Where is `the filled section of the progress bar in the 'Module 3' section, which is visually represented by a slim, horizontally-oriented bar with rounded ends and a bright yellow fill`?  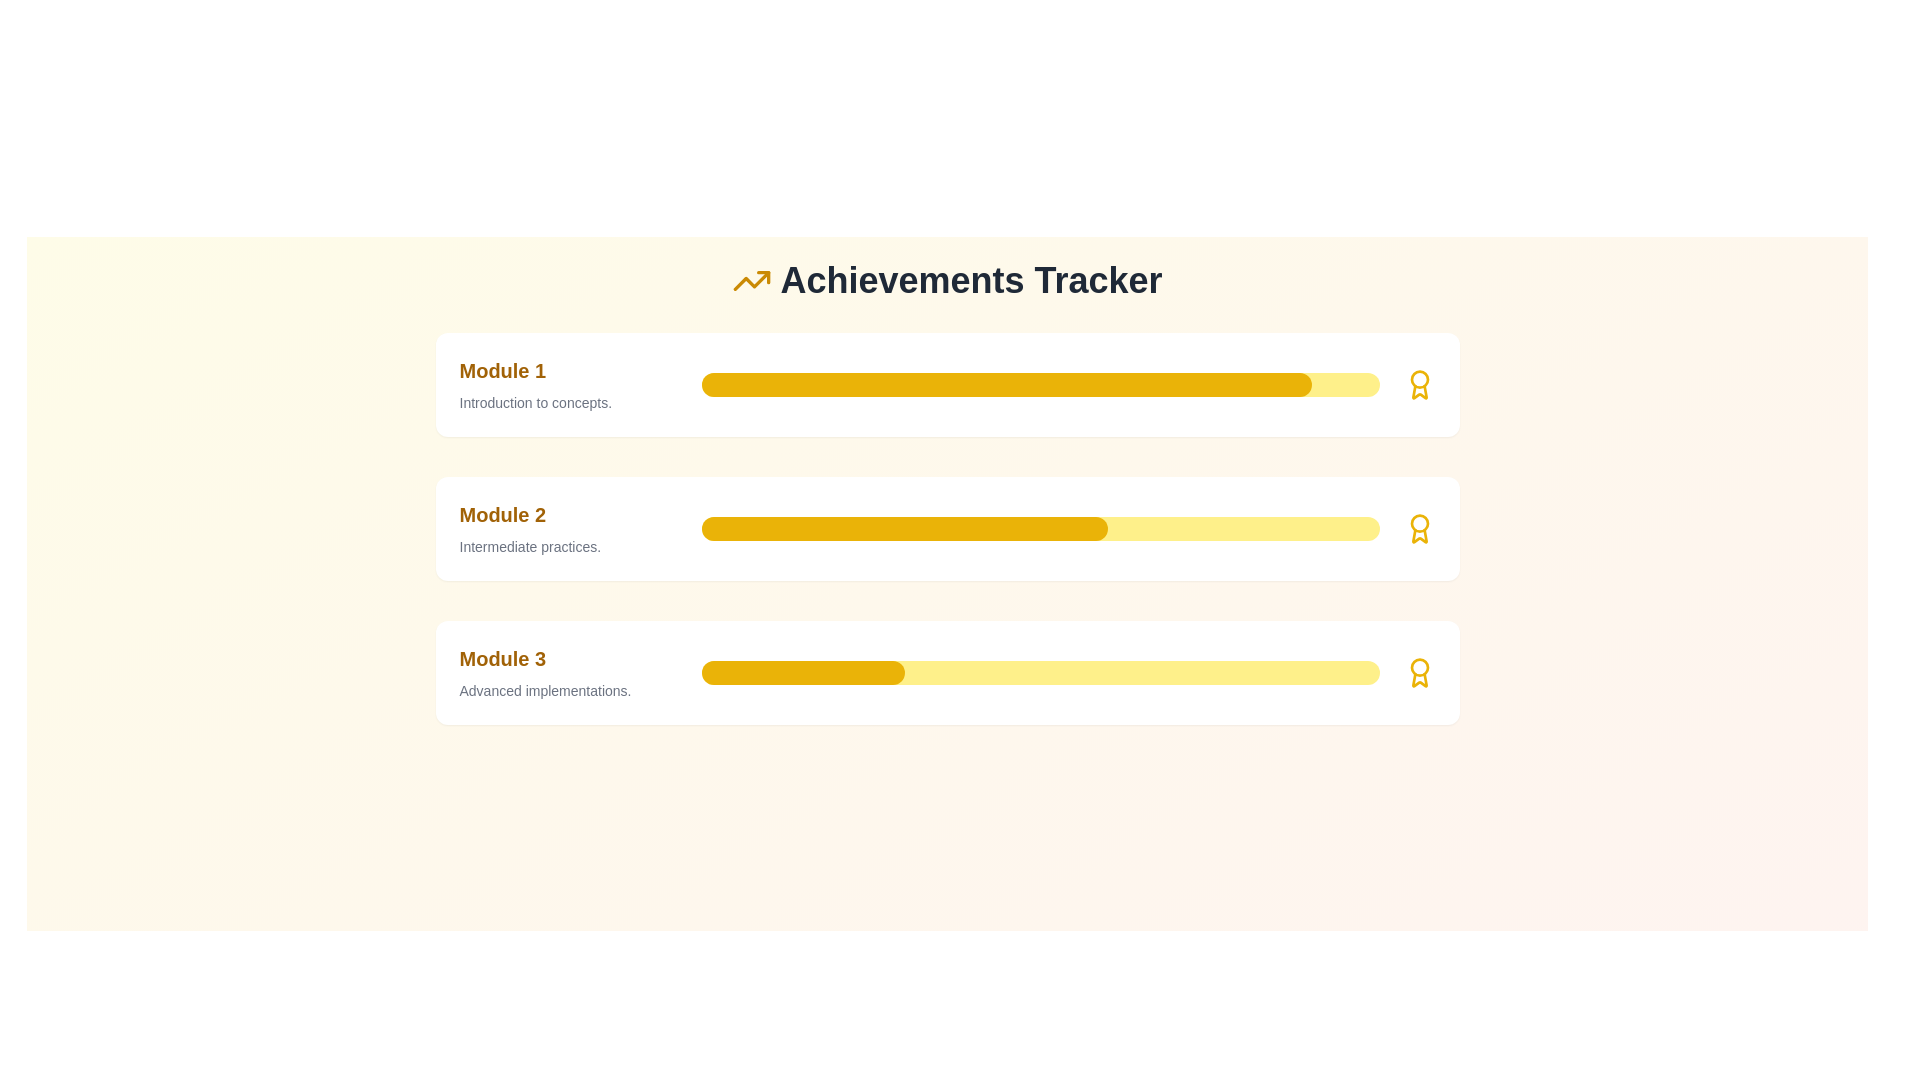 the filled section of the progress bar in the 'Module 3' section, which is visually represented by a slim, horizontally-oriented bar with rounded ends and a bright yellow fill is located at coordinates (803, 672).